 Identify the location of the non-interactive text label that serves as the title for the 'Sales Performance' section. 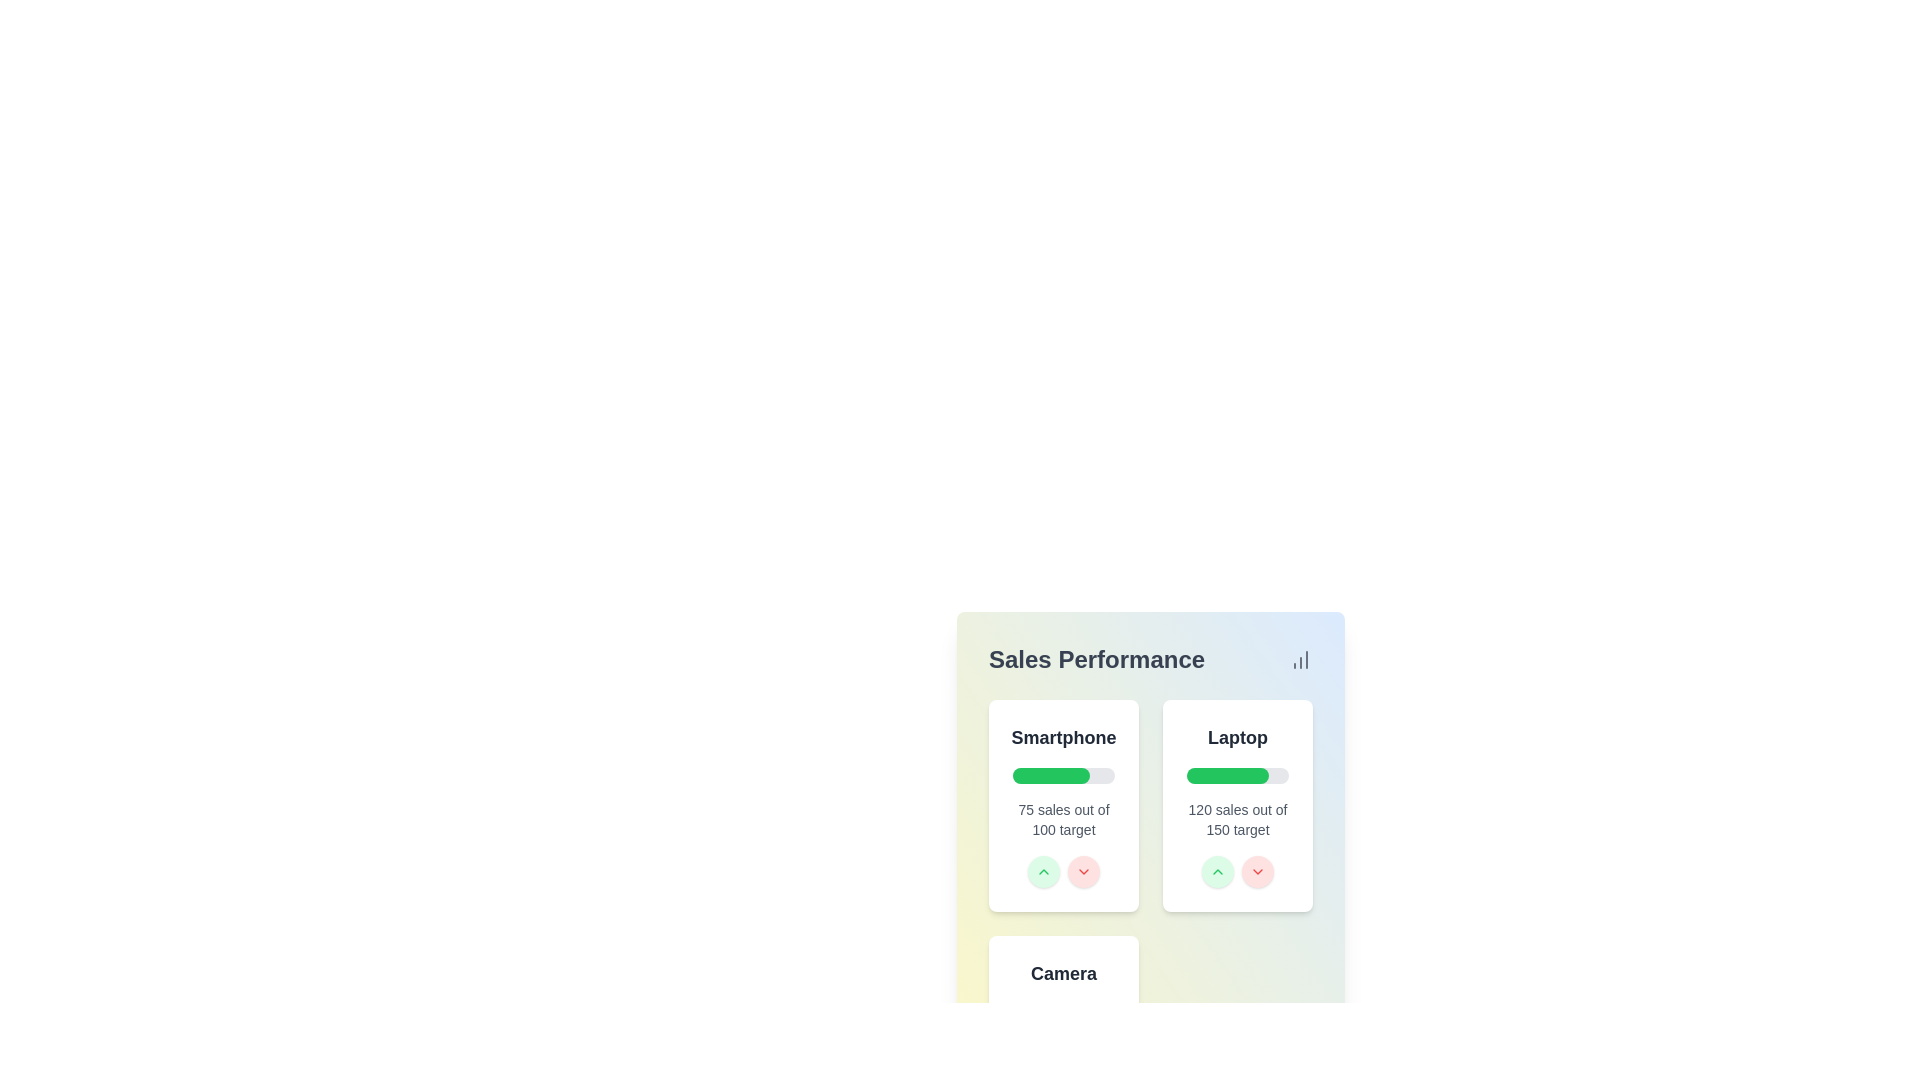
(1096, 659).